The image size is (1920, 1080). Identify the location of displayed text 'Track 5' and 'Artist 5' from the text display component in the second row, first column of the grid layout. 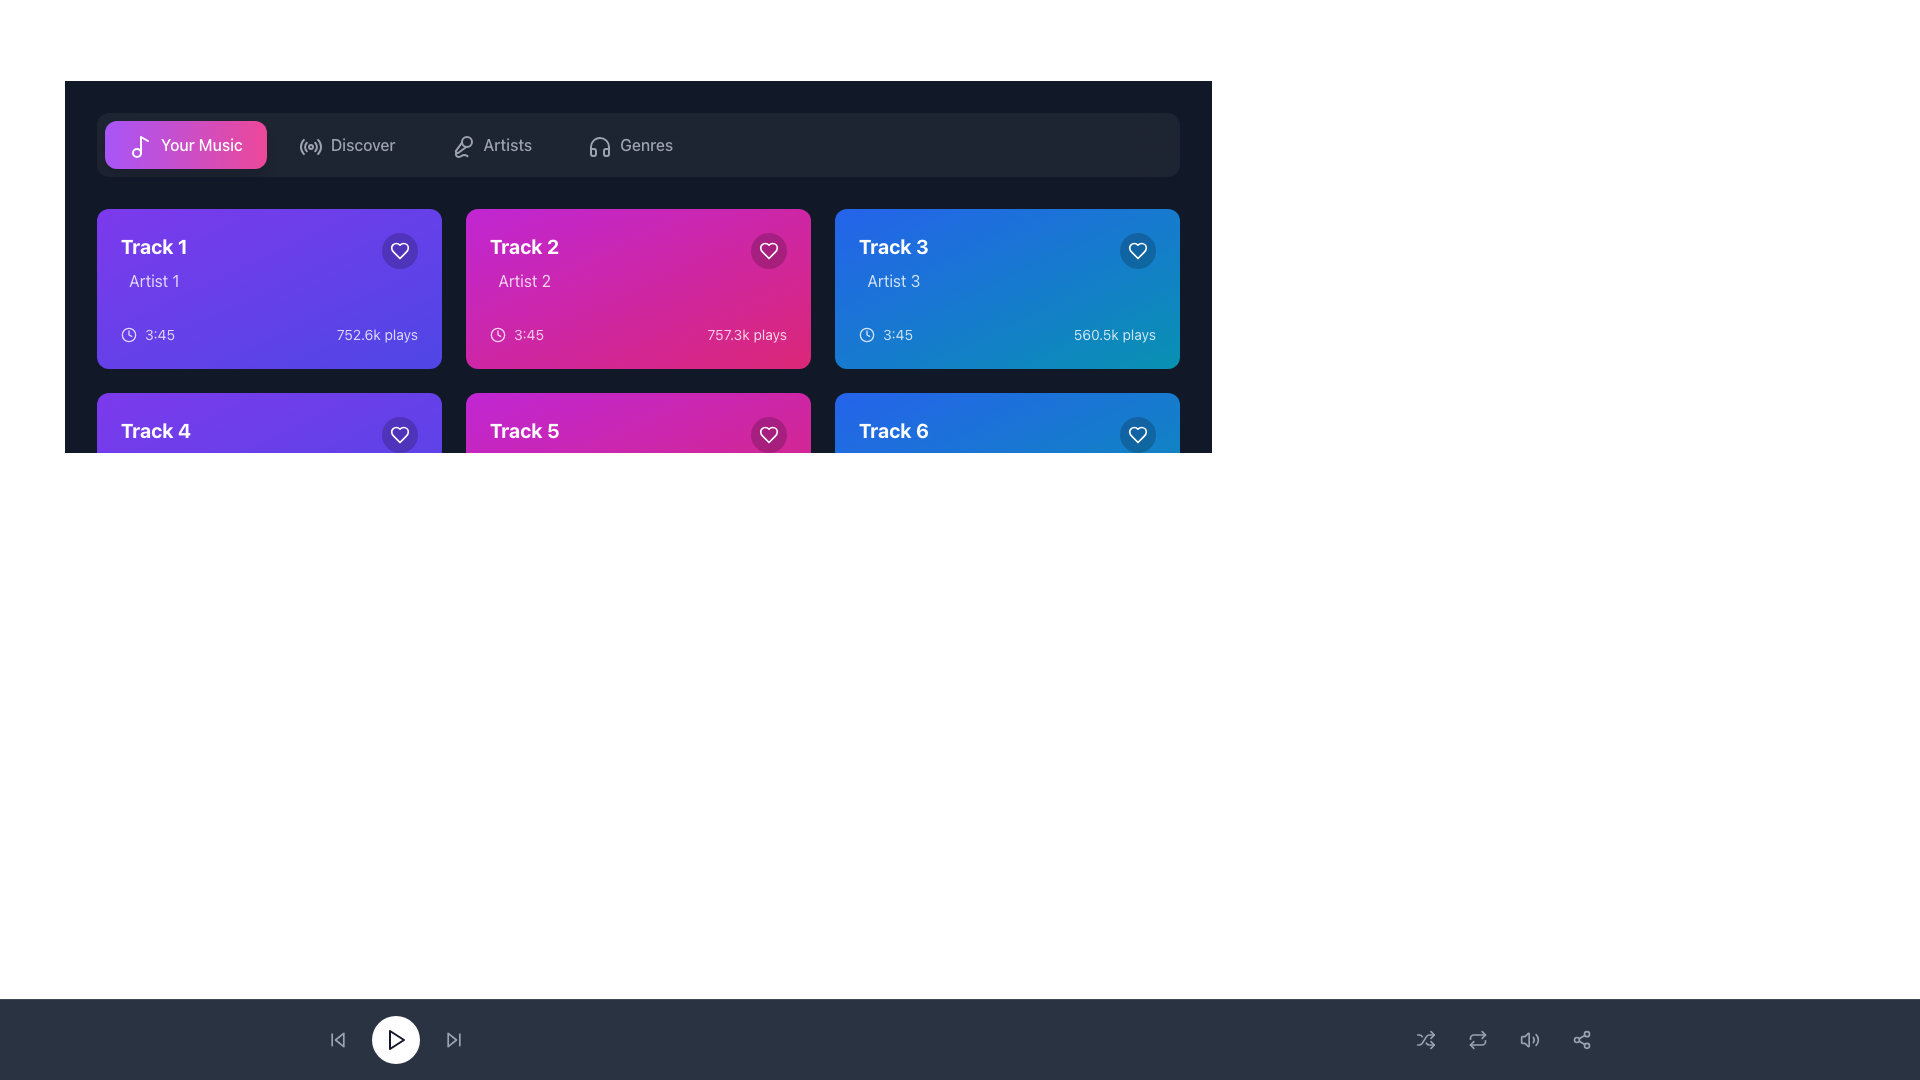
(524, 446).